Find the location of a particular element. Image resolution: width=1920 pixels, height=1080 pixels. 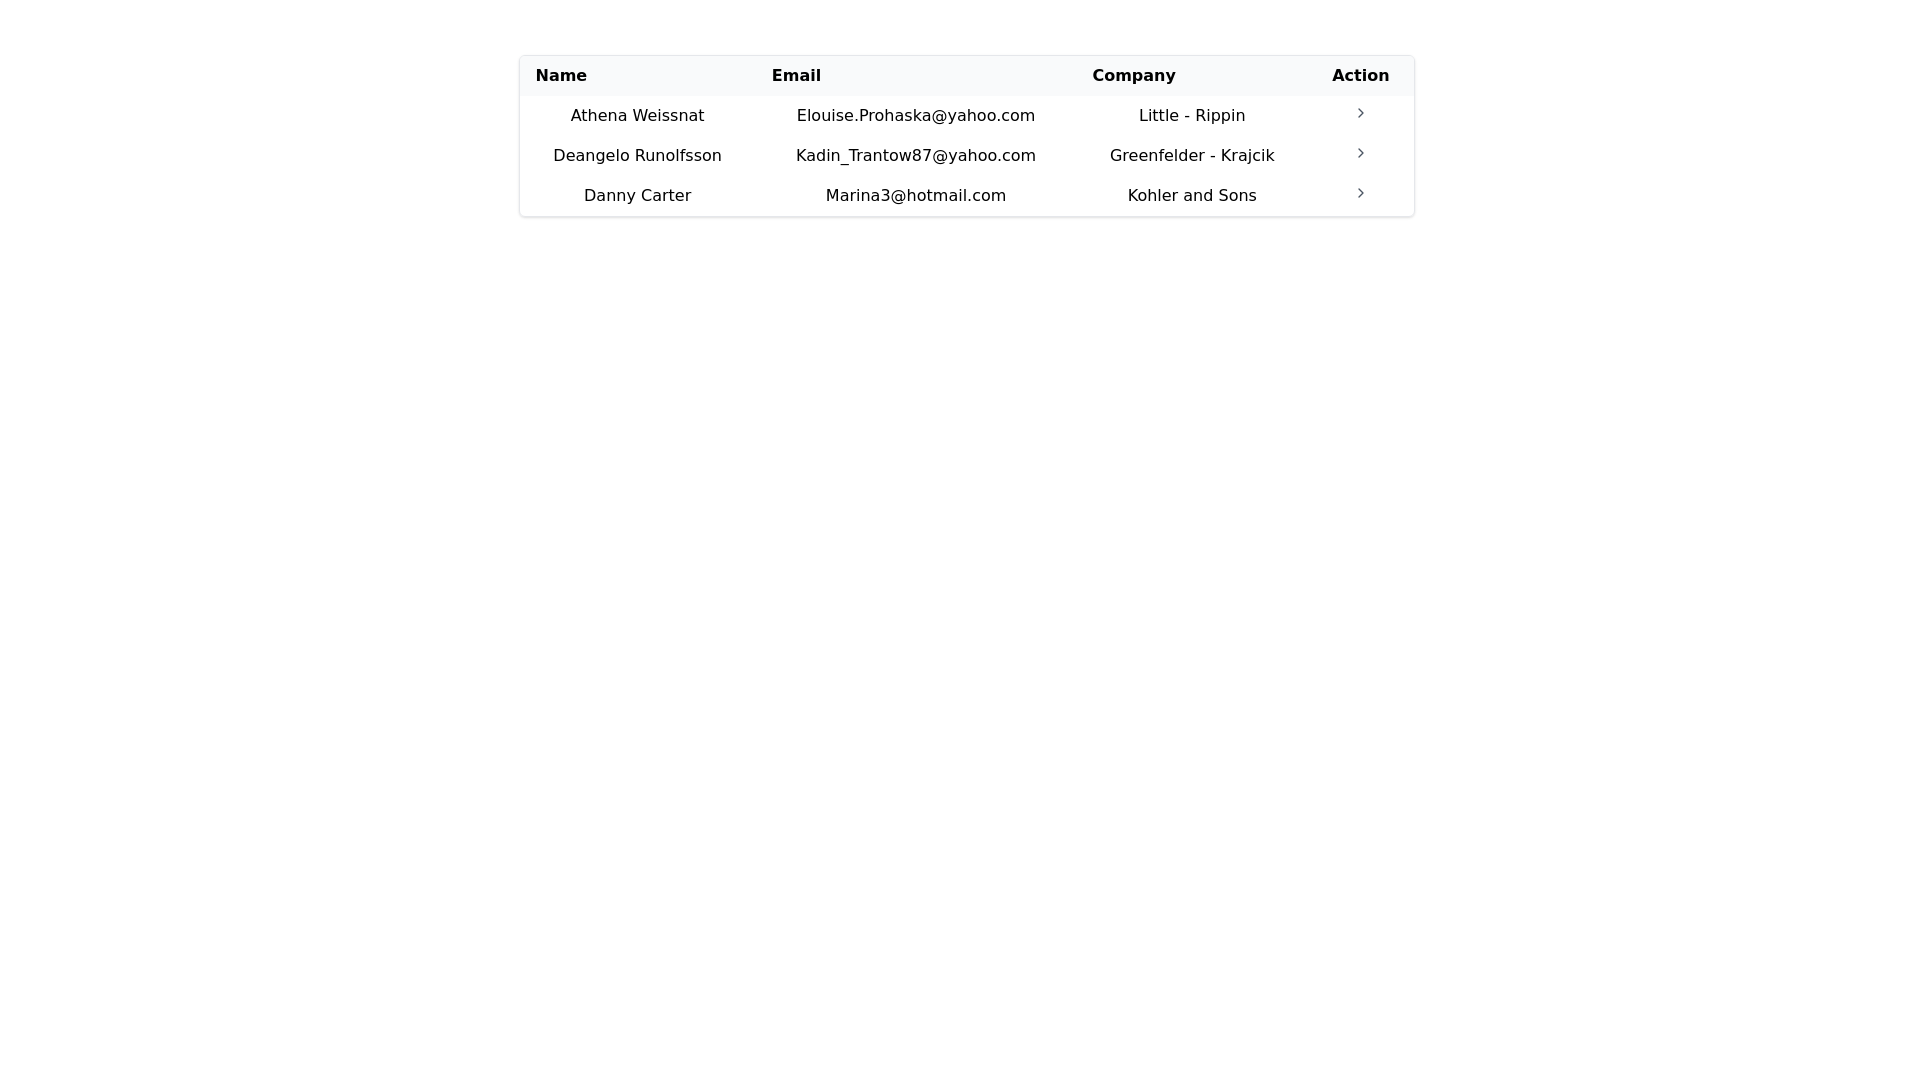

displayed text 'Danny Carter' from the first cell under the 'Name' column in the third row of the table is located at coordinates (636, 196).